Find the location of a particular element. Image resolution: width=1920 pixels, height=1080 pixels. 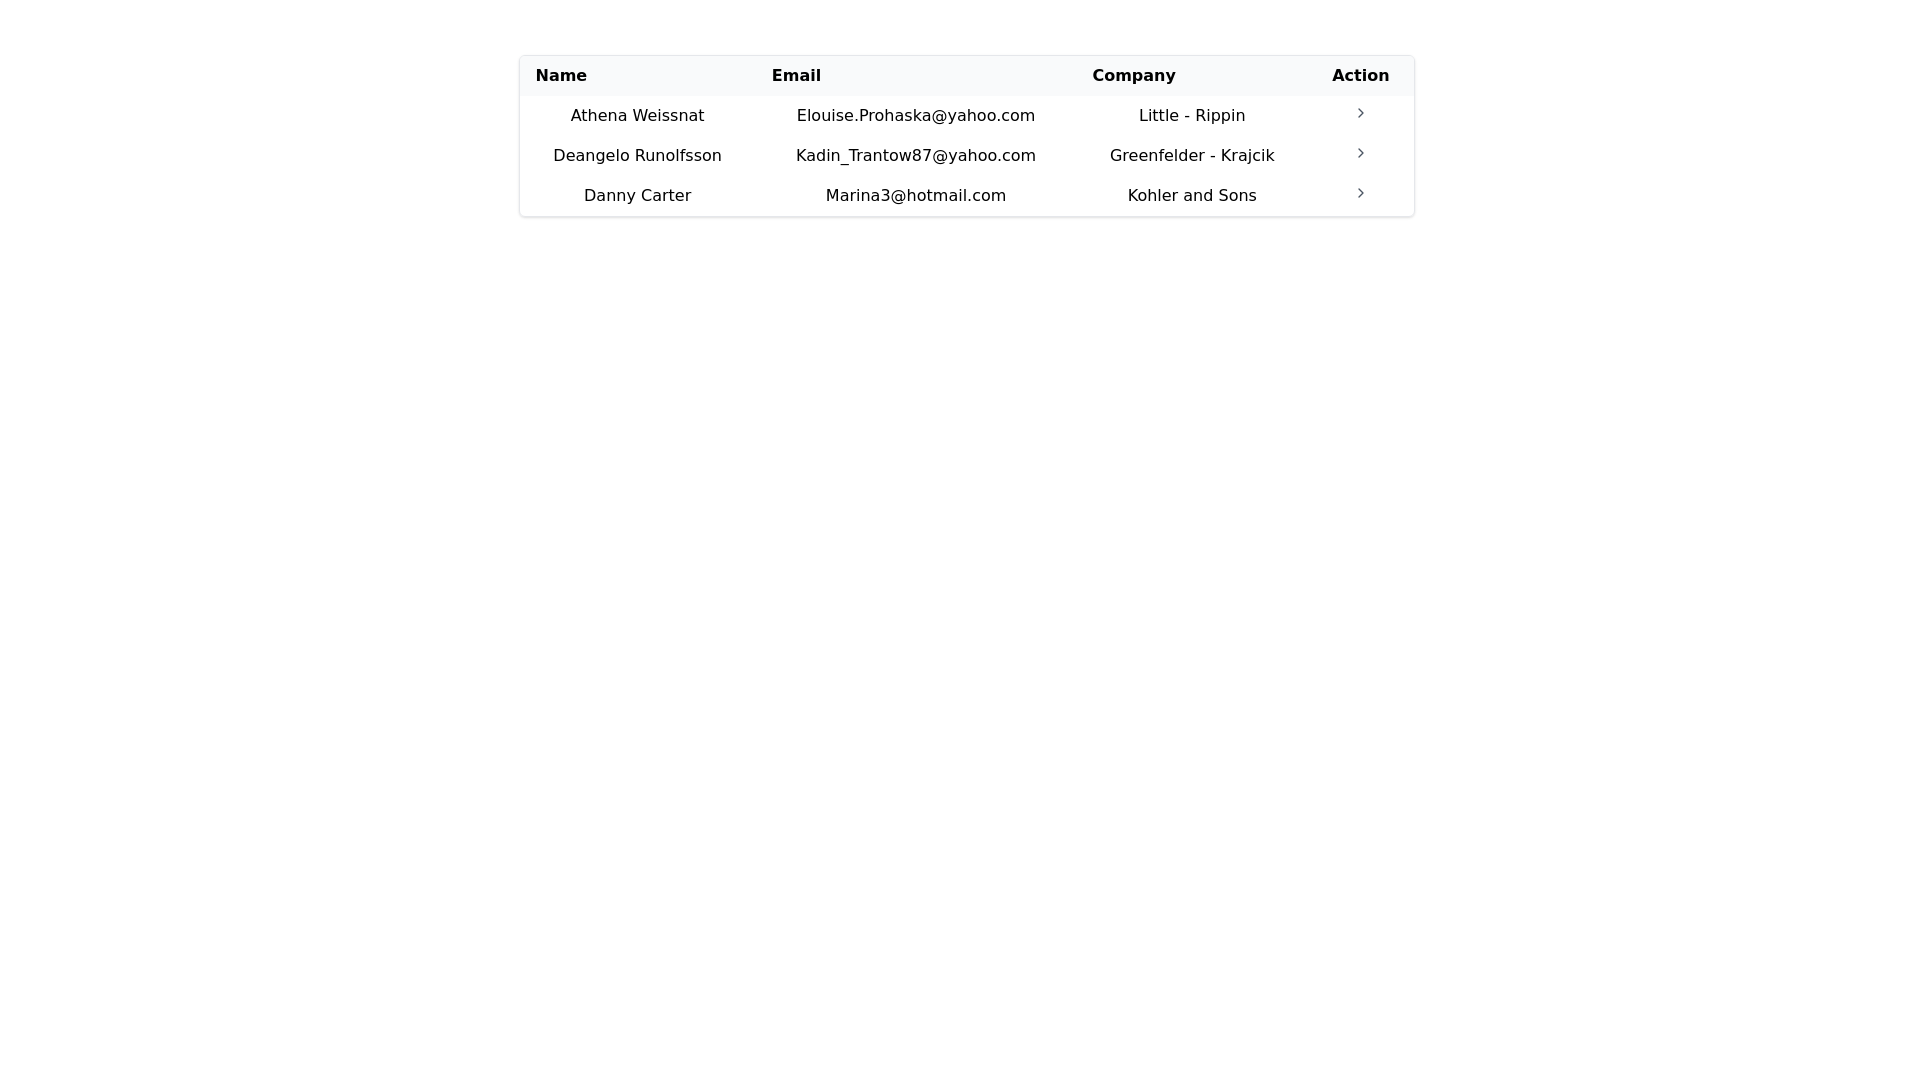

displayed text 'Danny Carter' from the first cell under the 'Name' column in the third row of the table is located at coordinates (636, 196).